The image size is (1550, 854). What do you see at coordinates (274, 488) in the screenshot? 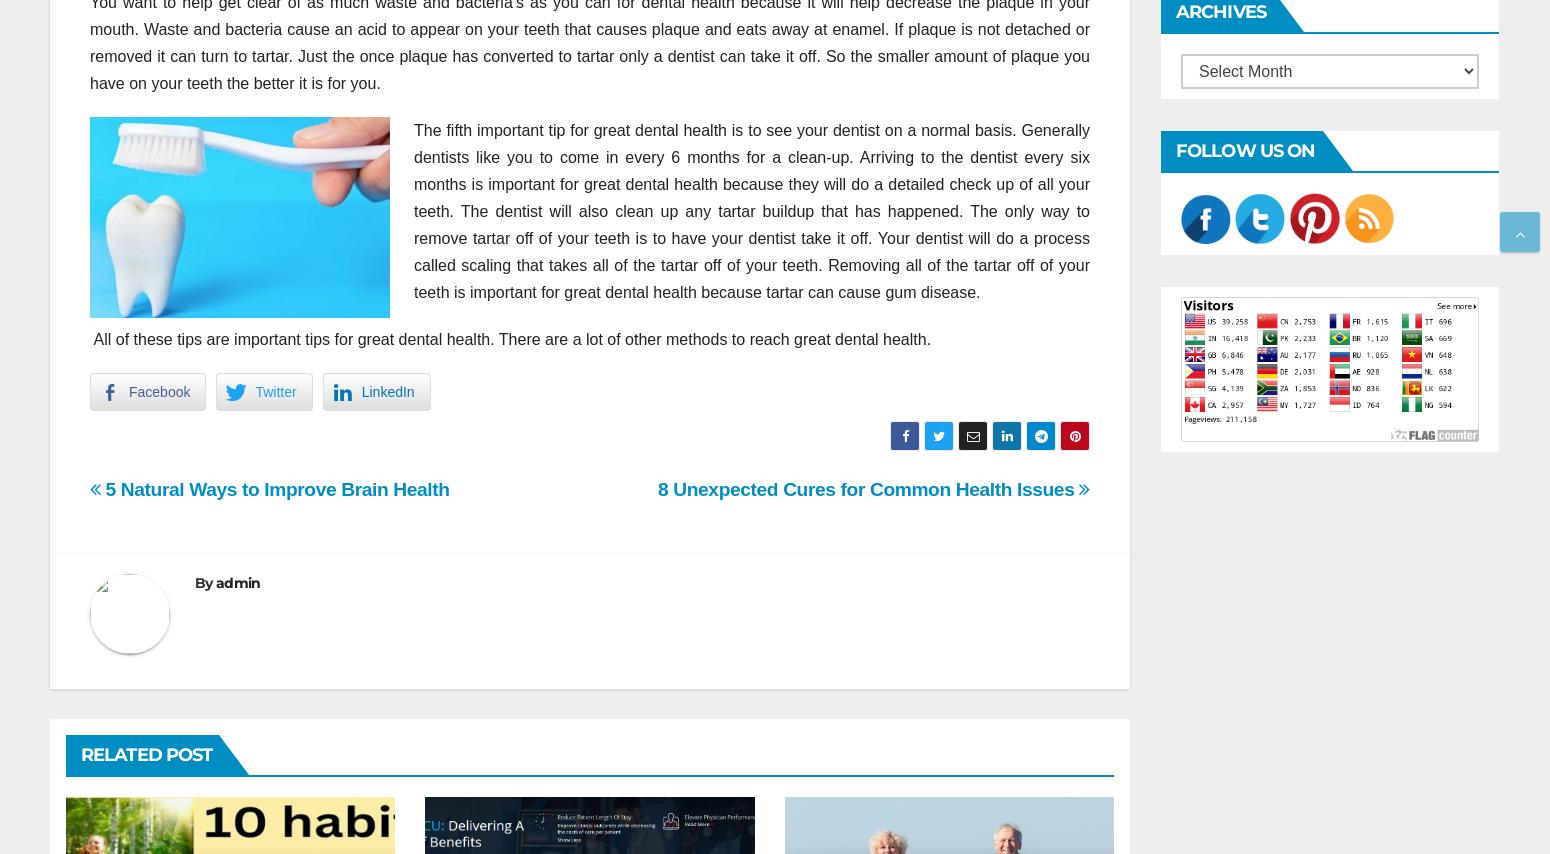
I see `'5 Natural Ways to Improve Brain Health'` at bounding box center [274, 488].